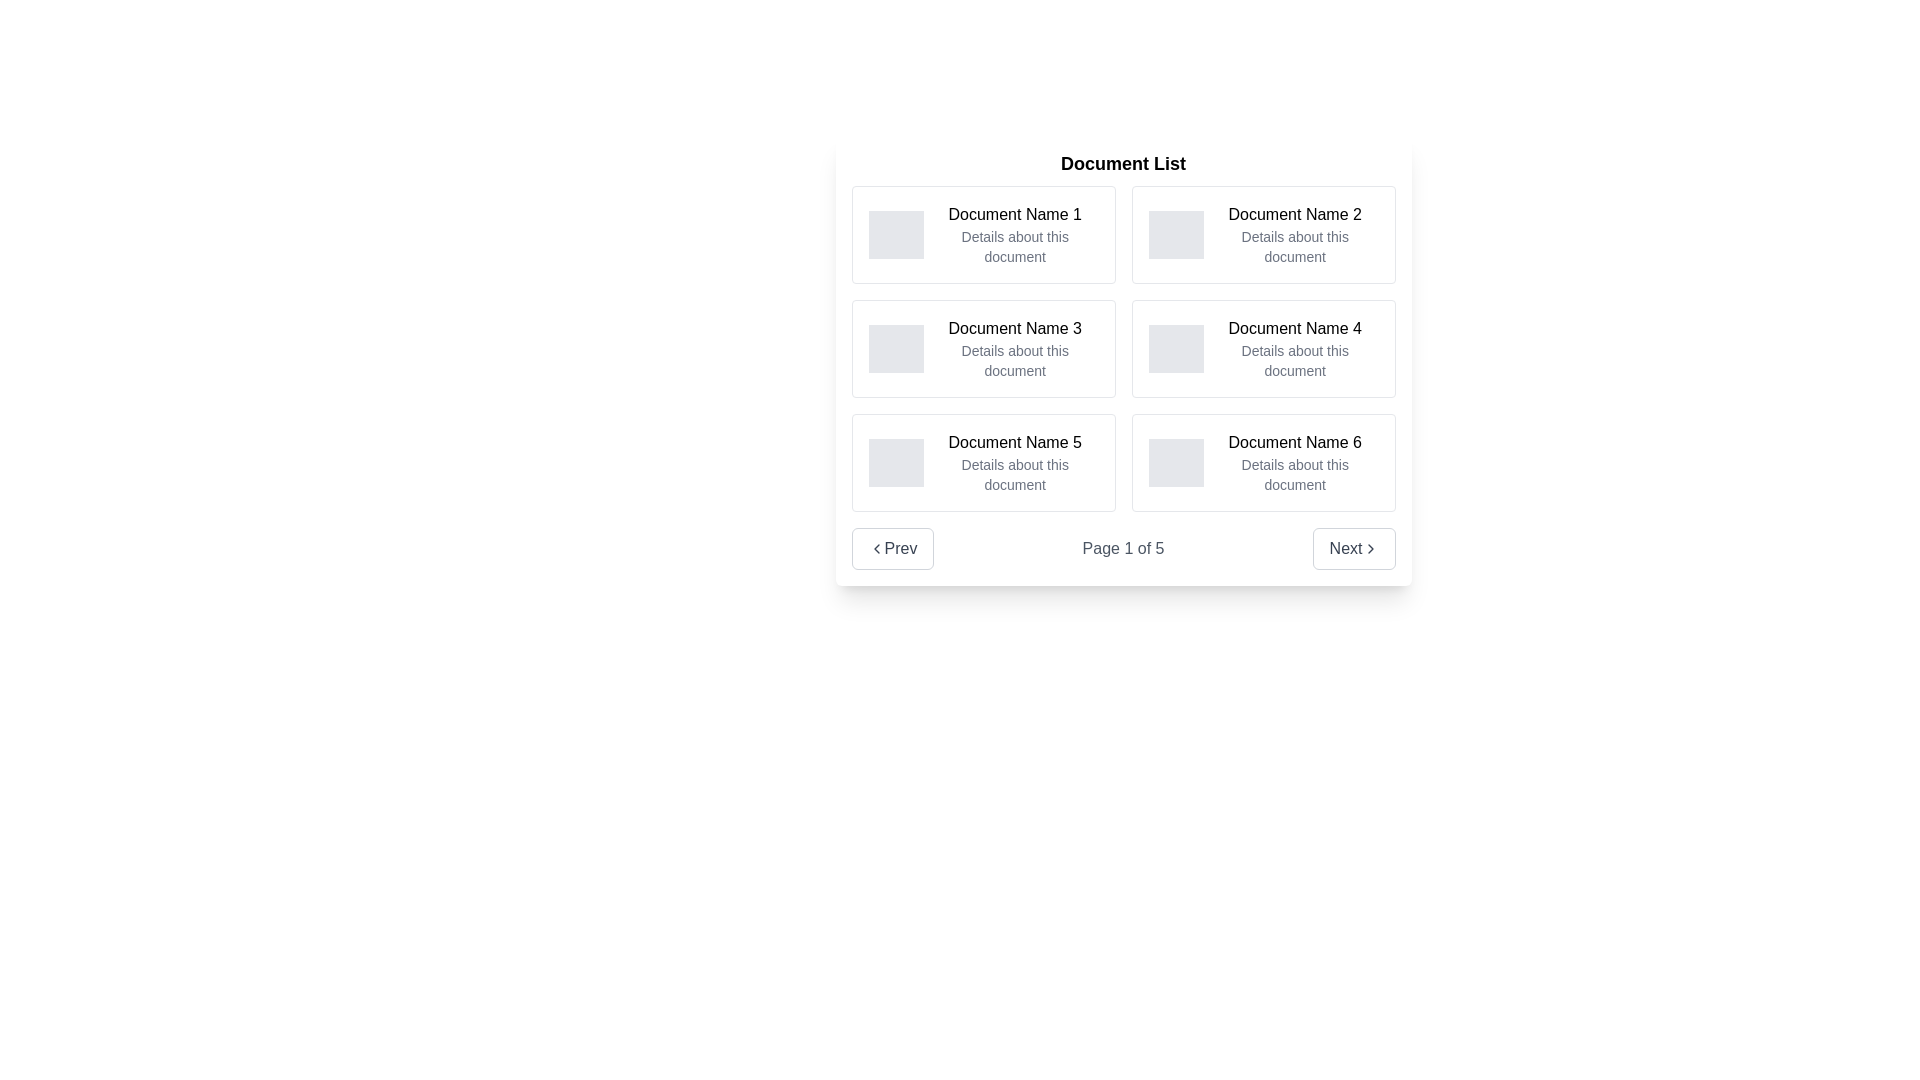 This screenshot has height=1080, width=1920. Describe the element at coordinates (1295, 245) in the screenshot. I see `the text label that contains the small-sized light gray text 'Details about this document' located under the title 'Document Name 2' within the second card of the grid layout` at that location.